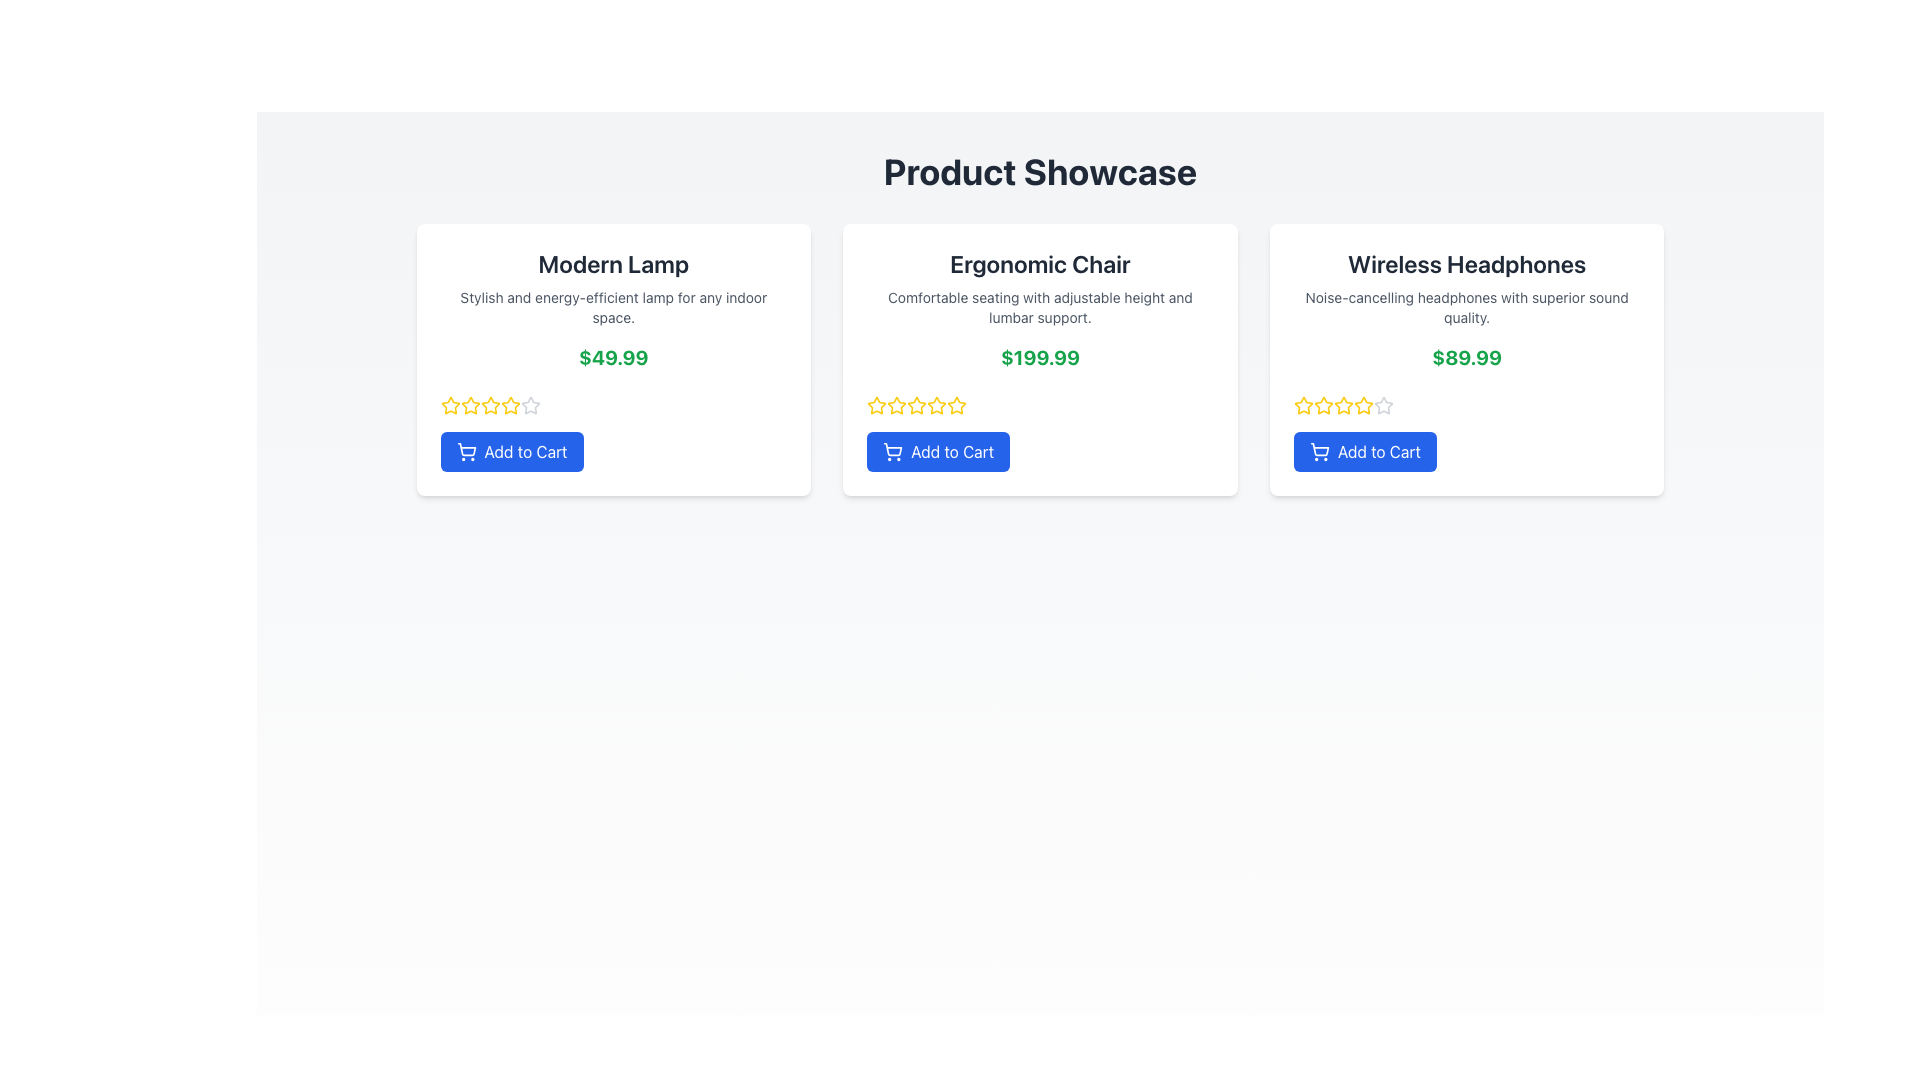  I want to click on the fourth star icon in the rating indicator for the 'Modern Lamp' product, which visually represents a rating level, so click(530, 405).